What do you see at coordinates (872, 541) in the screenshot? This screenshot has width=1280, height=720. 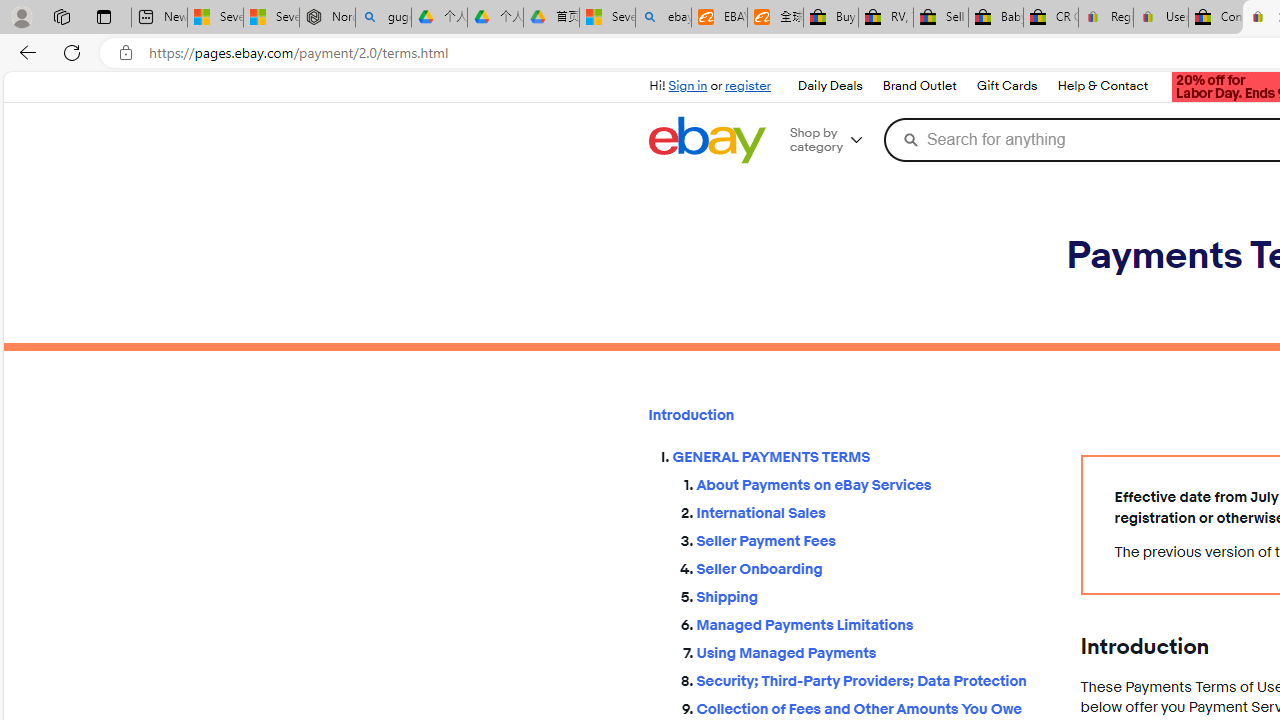 I see `'Seller Payment Fees'` at bounding box center [872, 541].